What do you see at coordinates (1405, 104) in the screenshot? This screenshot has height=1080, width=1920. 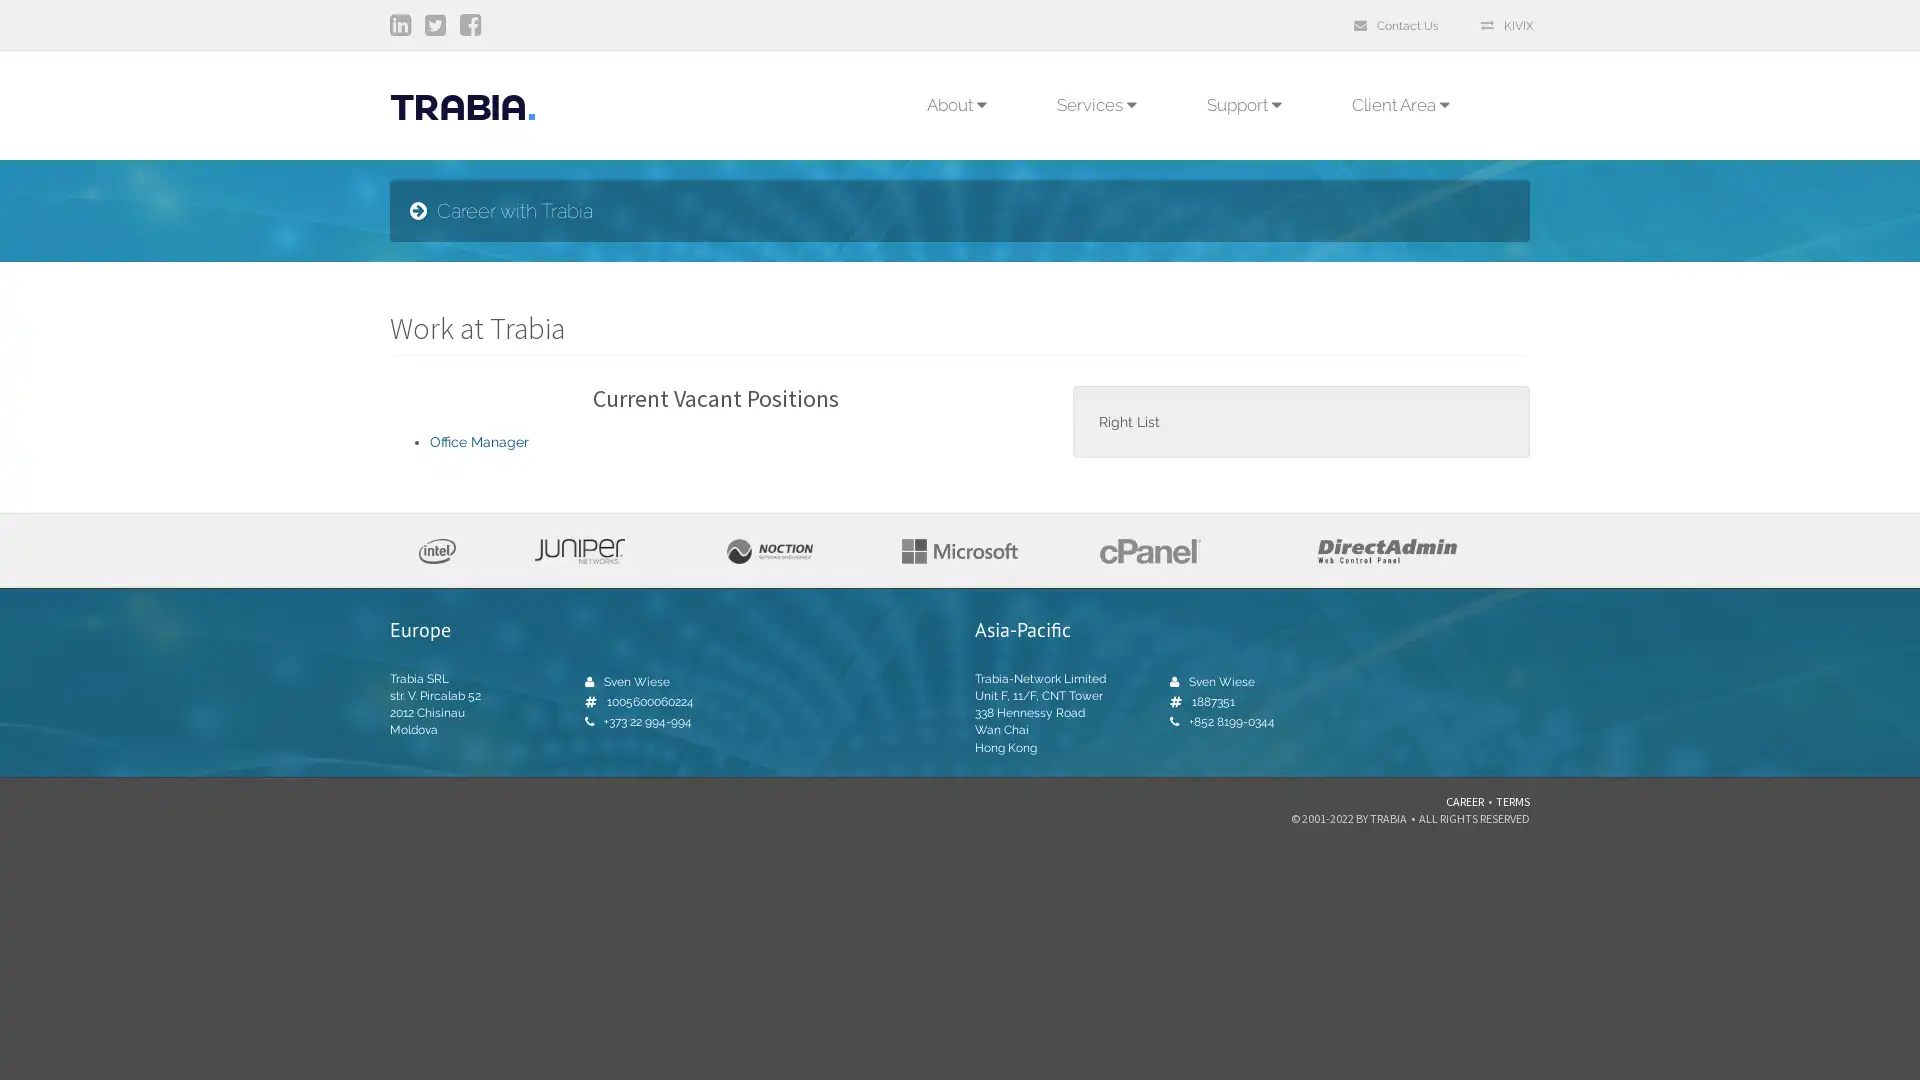 I see `Client Area` at bounding box center [1405, 104].